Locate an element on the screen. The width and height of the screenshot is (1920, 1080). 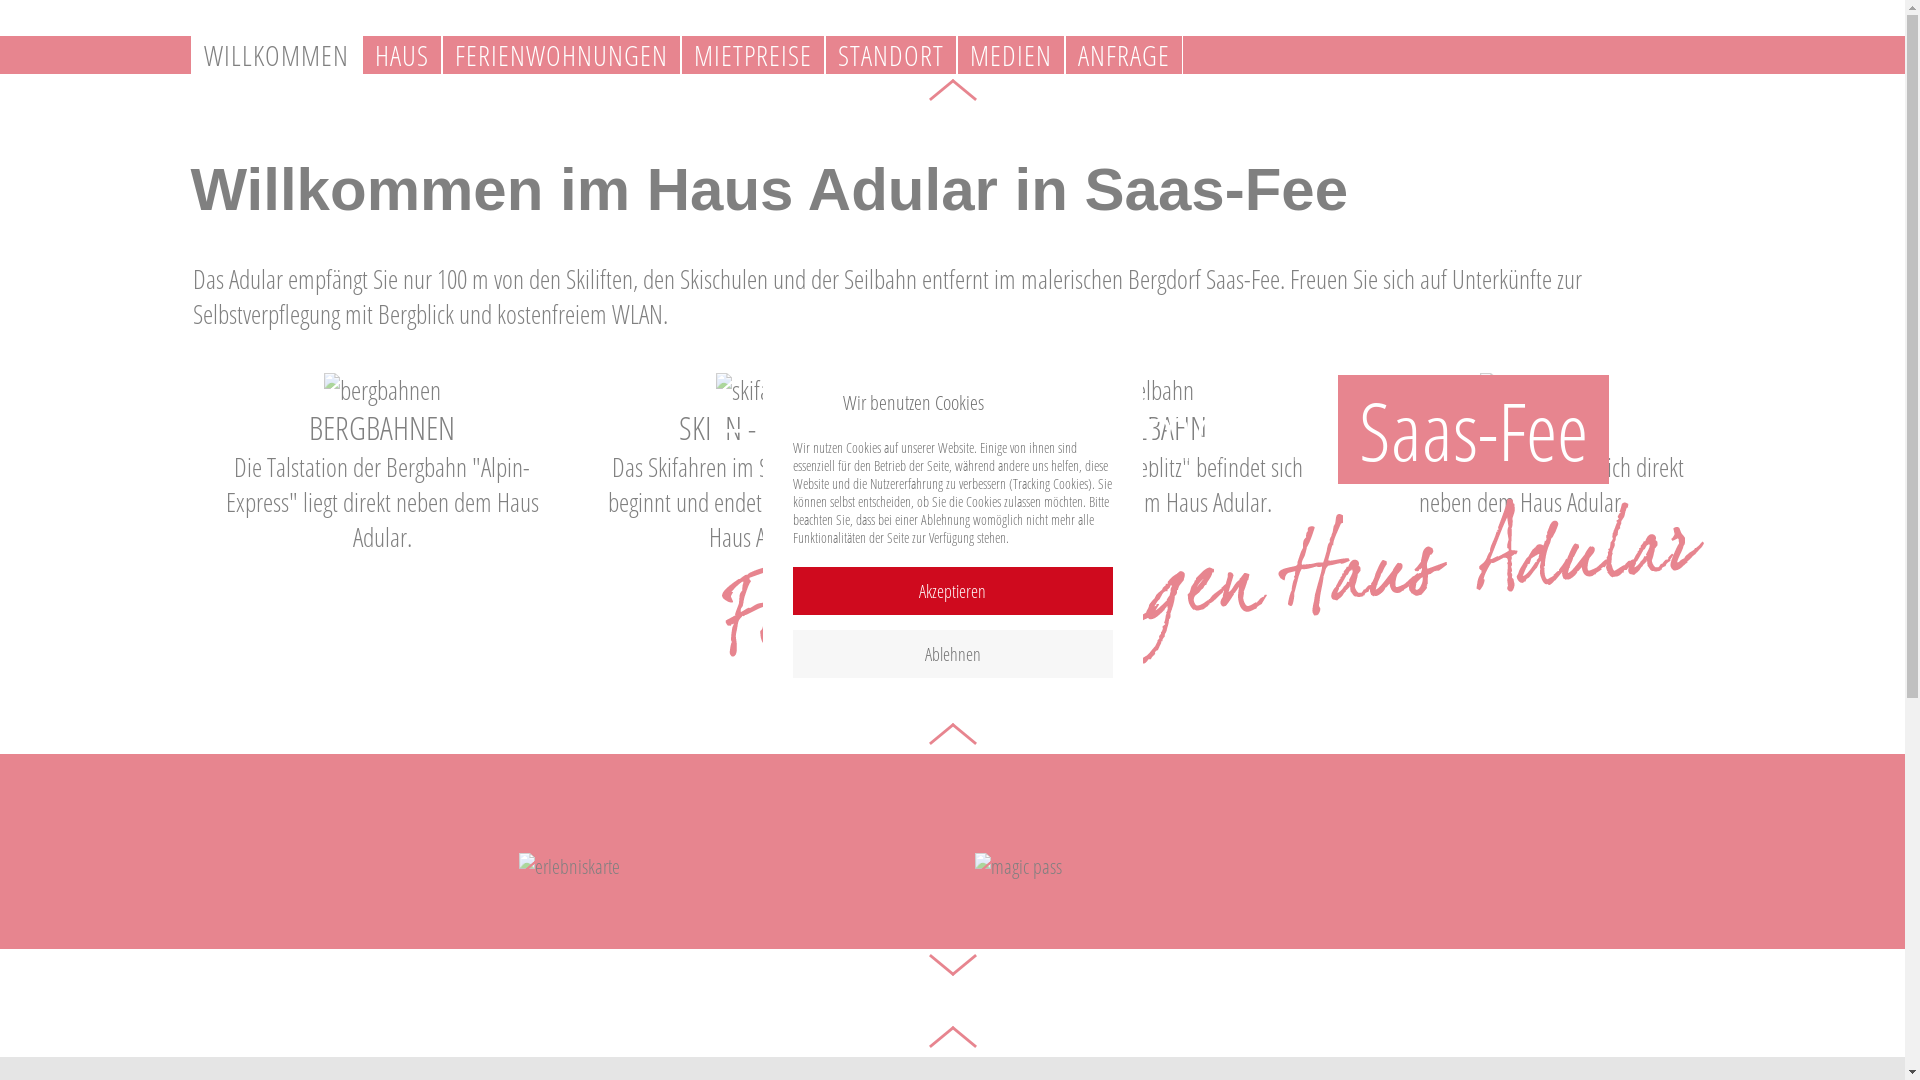
'MEDIEN' is located at coordinates (954, 53).